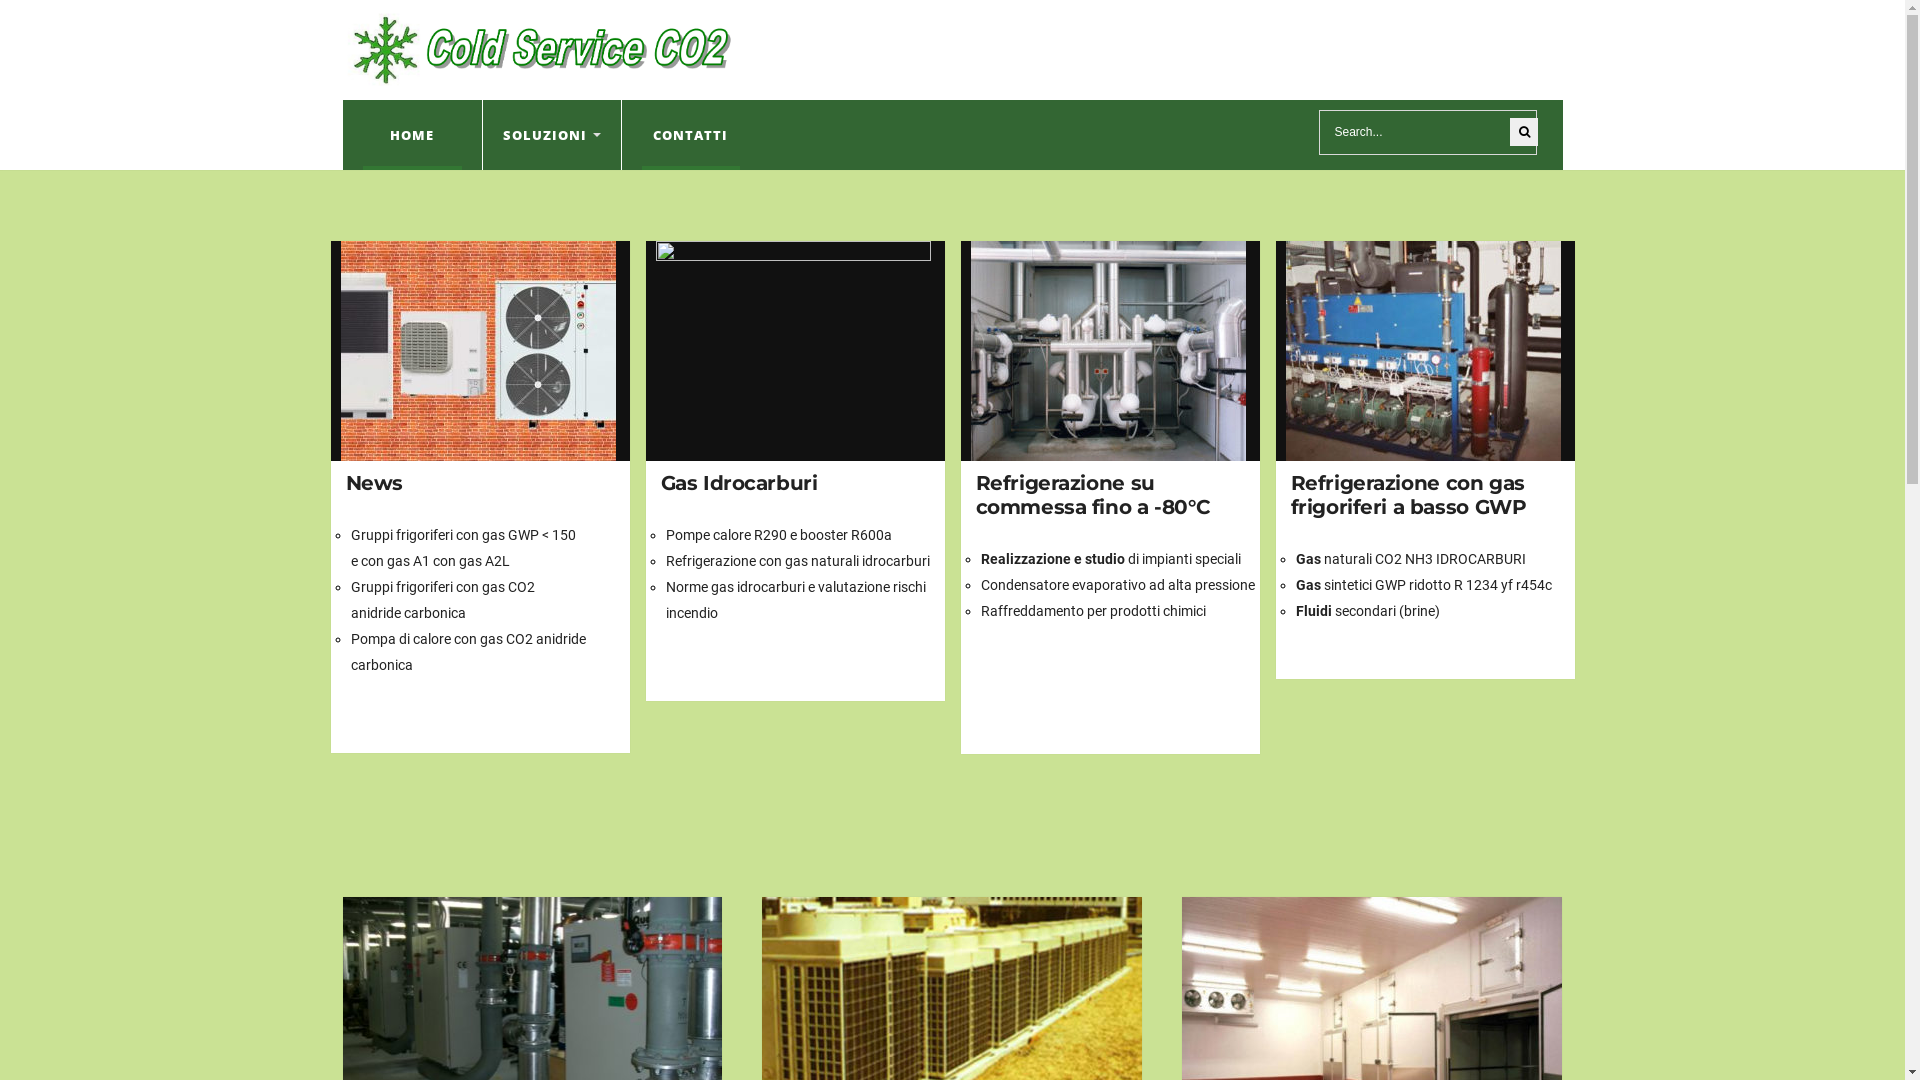  Describe the element at coordinates (1367, 609) in the screenshot. I see `'Fluidi secondari (brine)'` at that location.